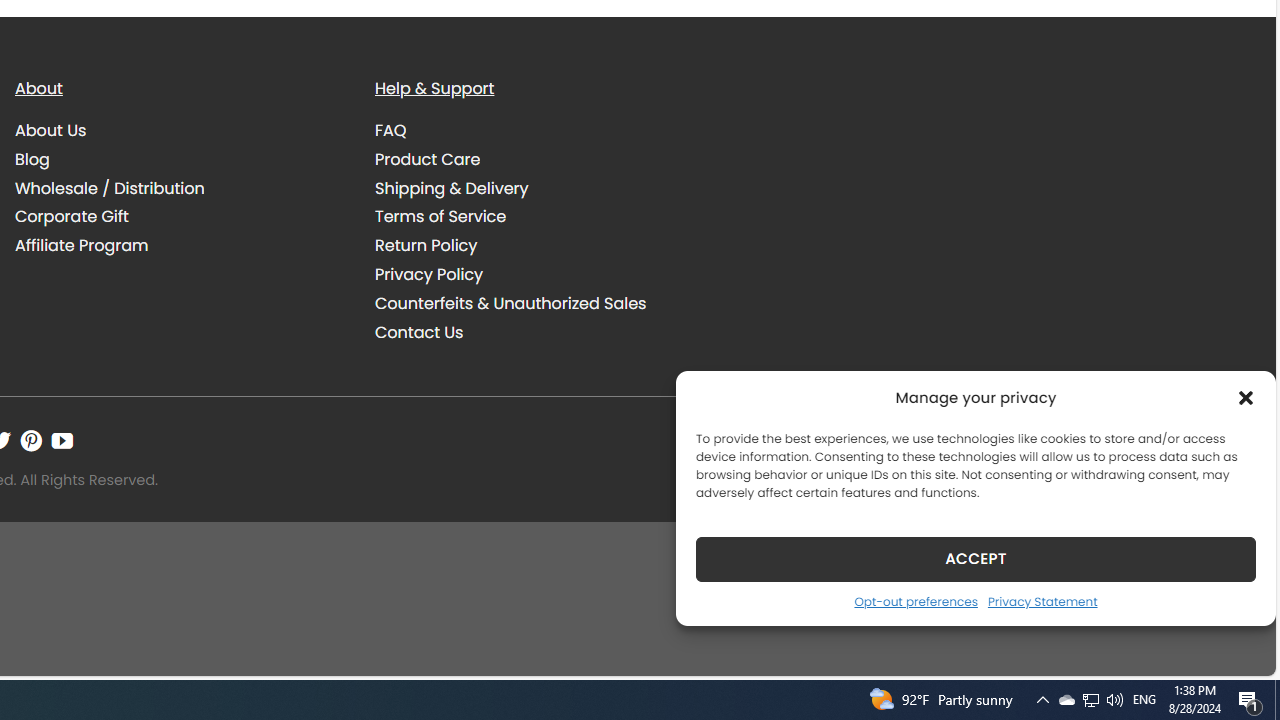  I want to click on 'Product Care', so click(427, 158).